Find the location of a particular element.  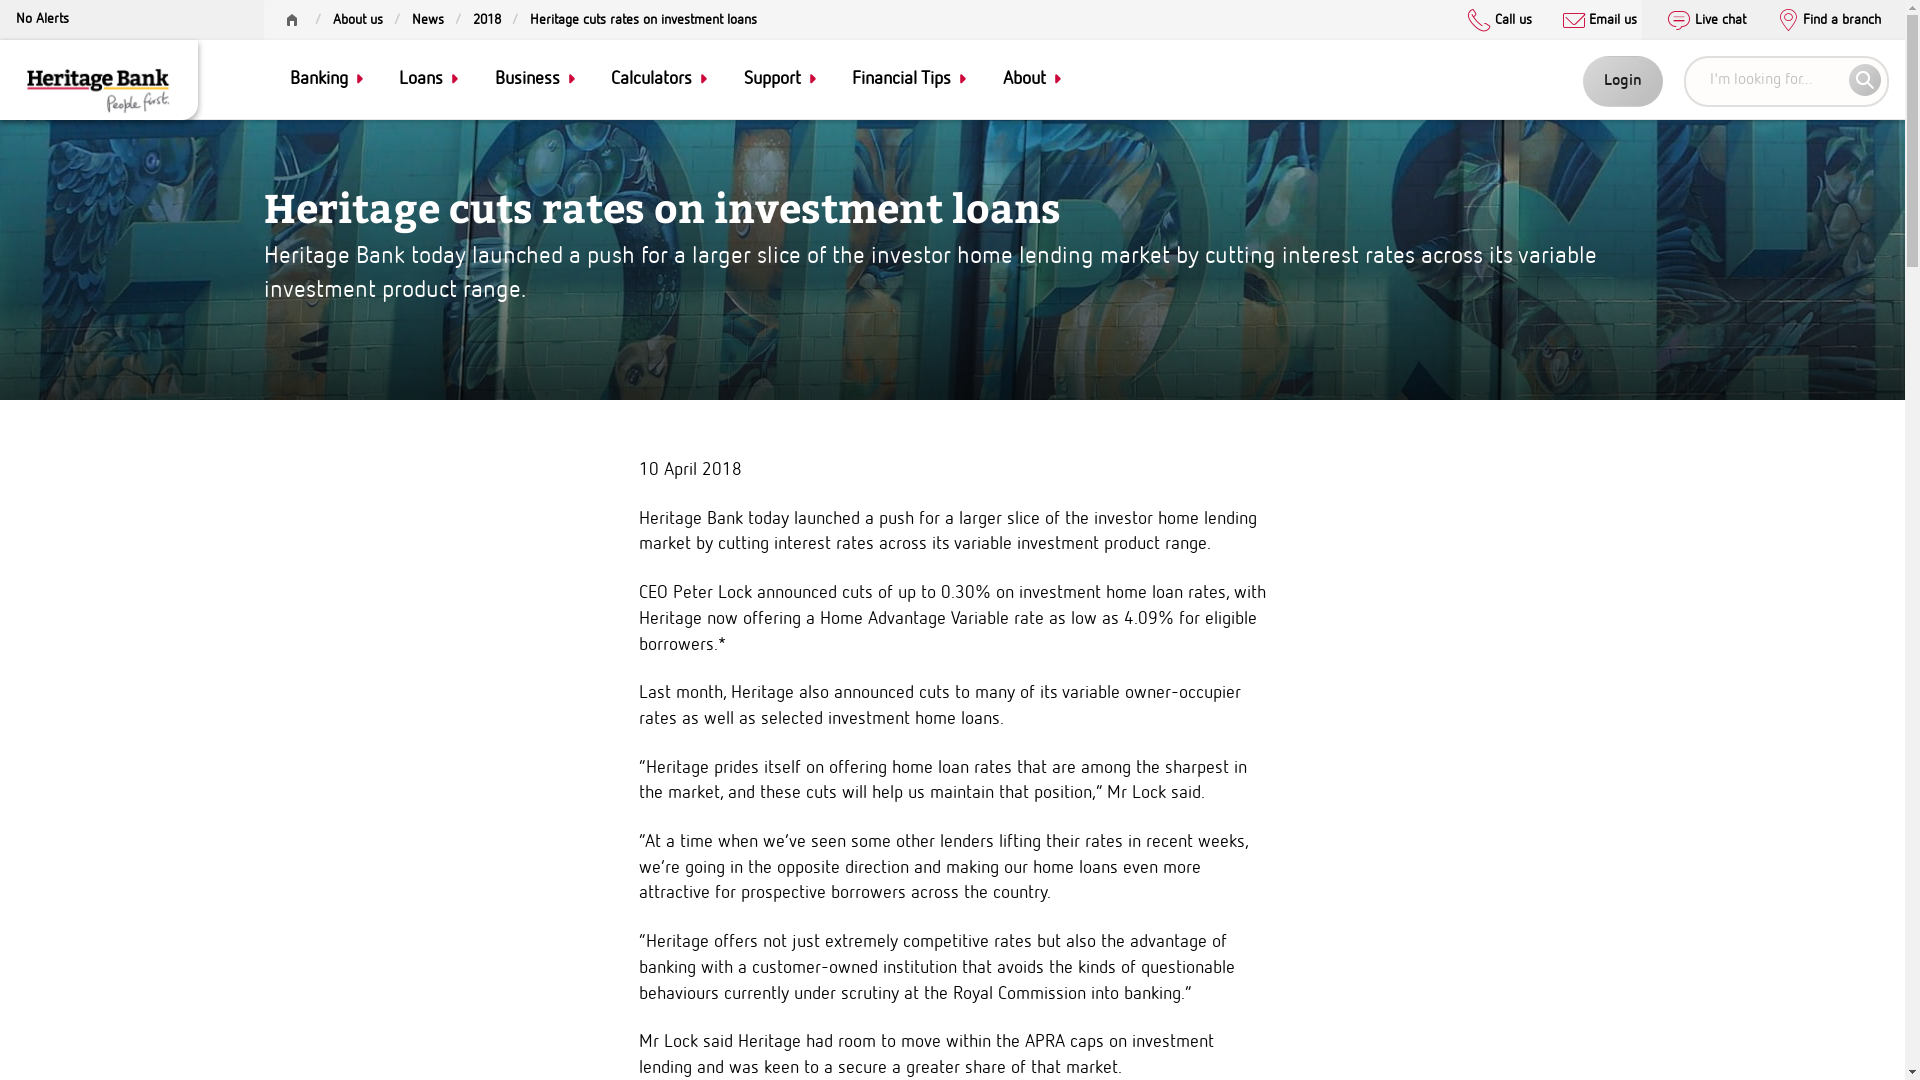

'2018' is located at coordinates (485, 19).